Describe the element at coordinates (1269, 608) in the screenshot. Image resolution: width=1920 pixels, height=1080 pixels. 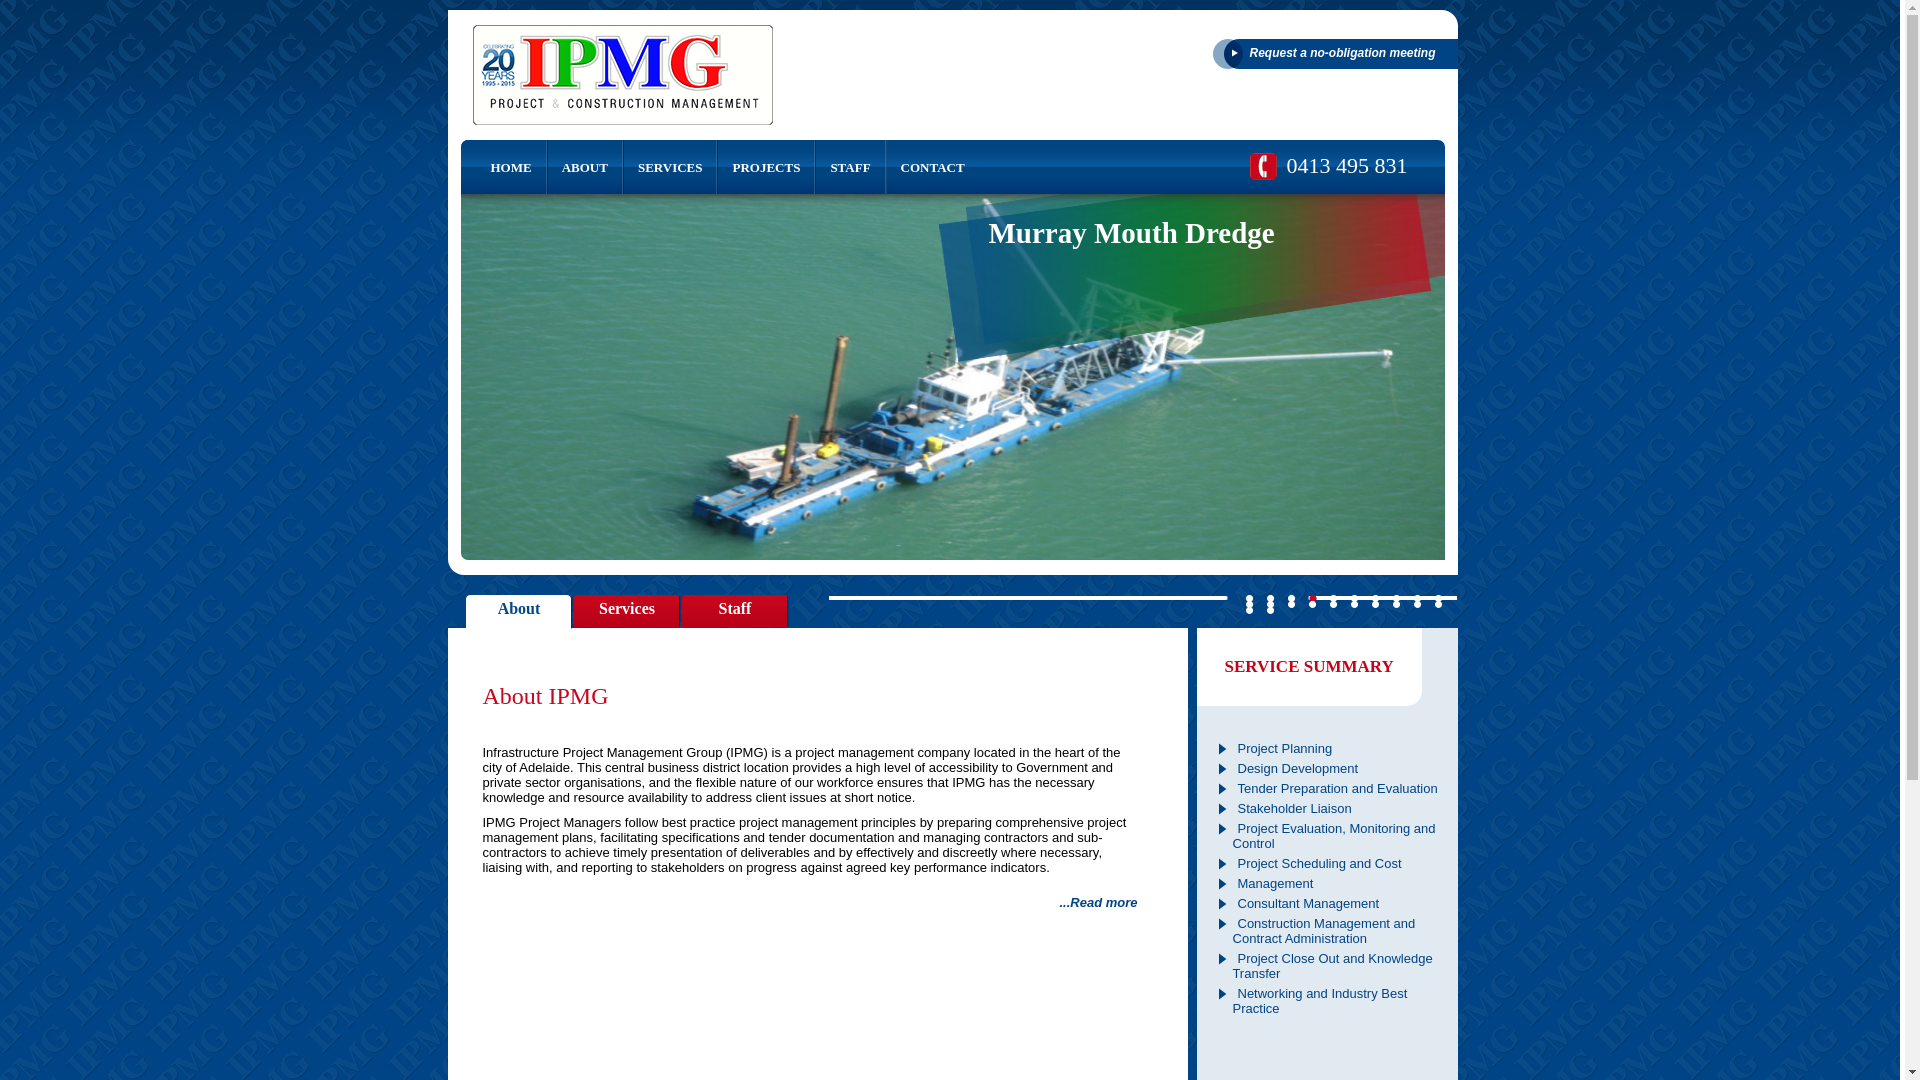
I see `'22'` at that location.